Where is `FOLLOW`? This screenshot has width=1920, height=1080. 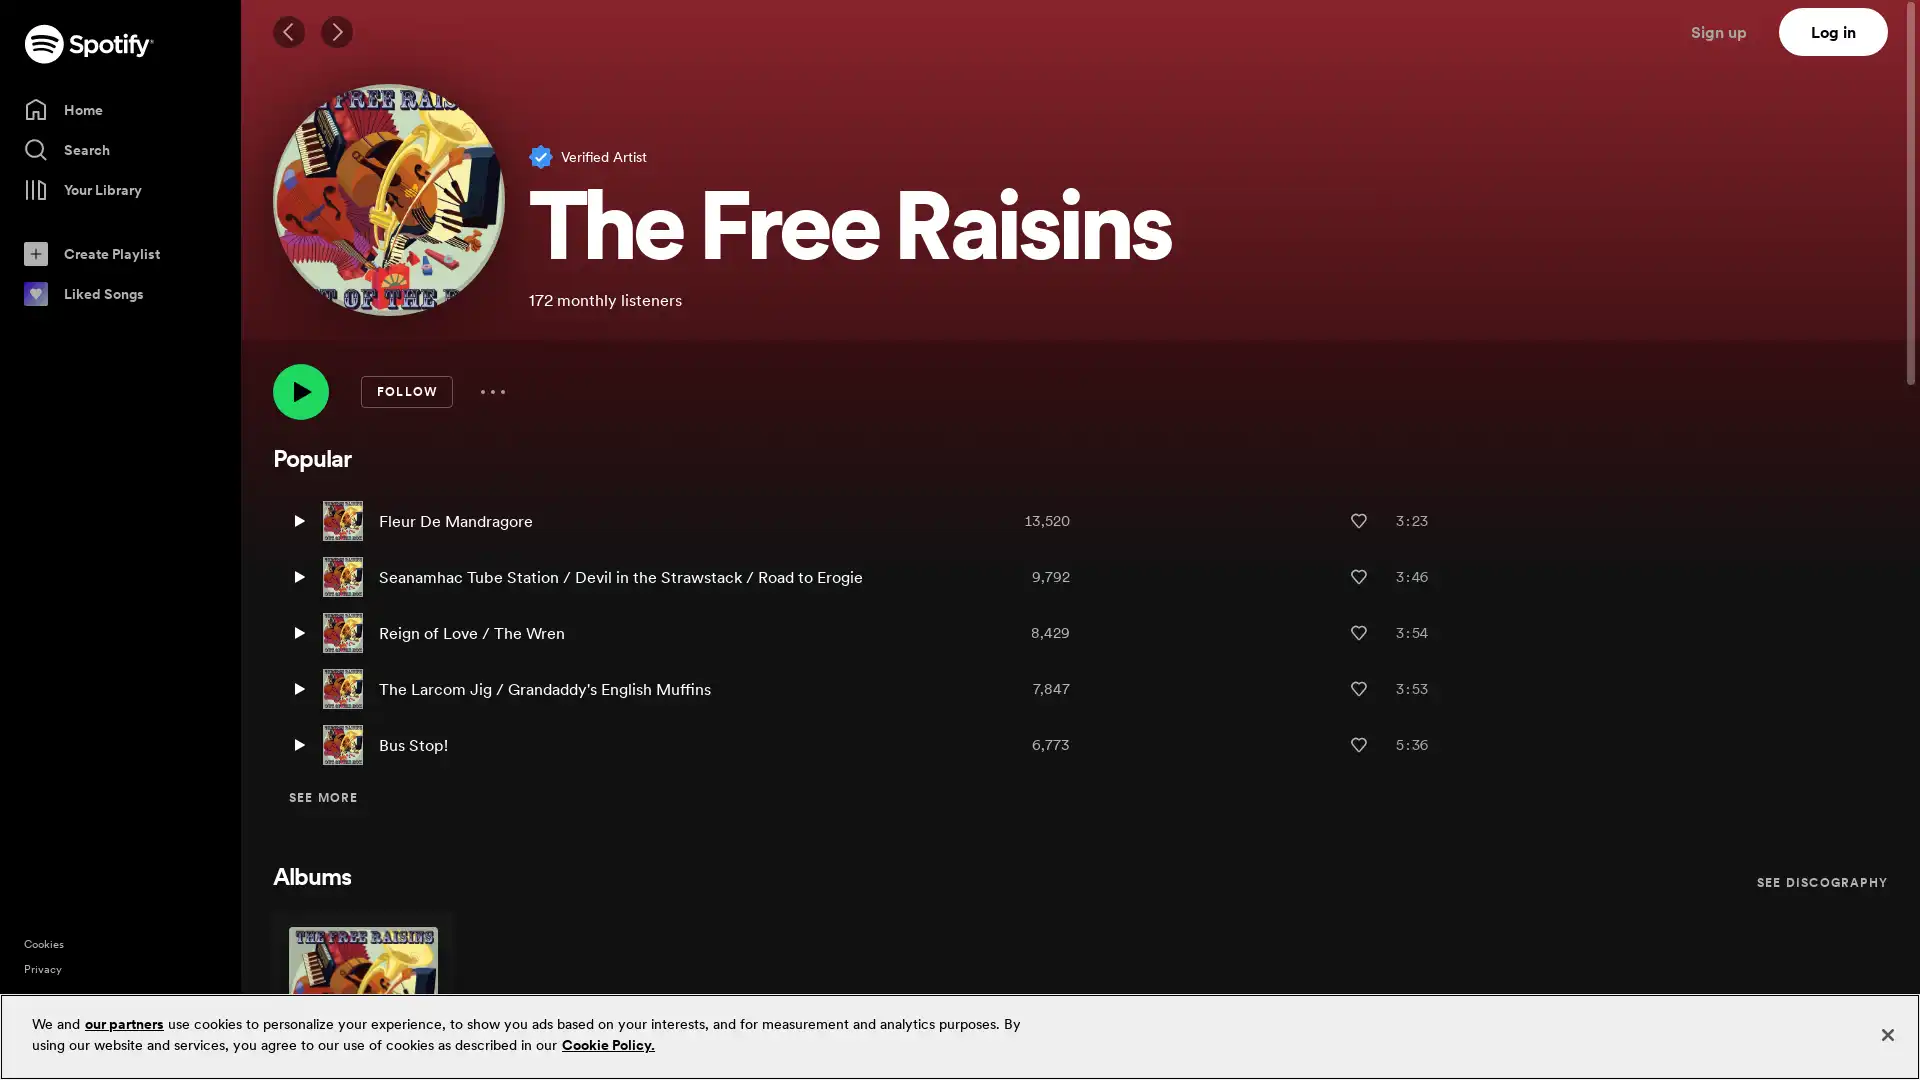
FOLLOW is located at coordinates (406, 392).